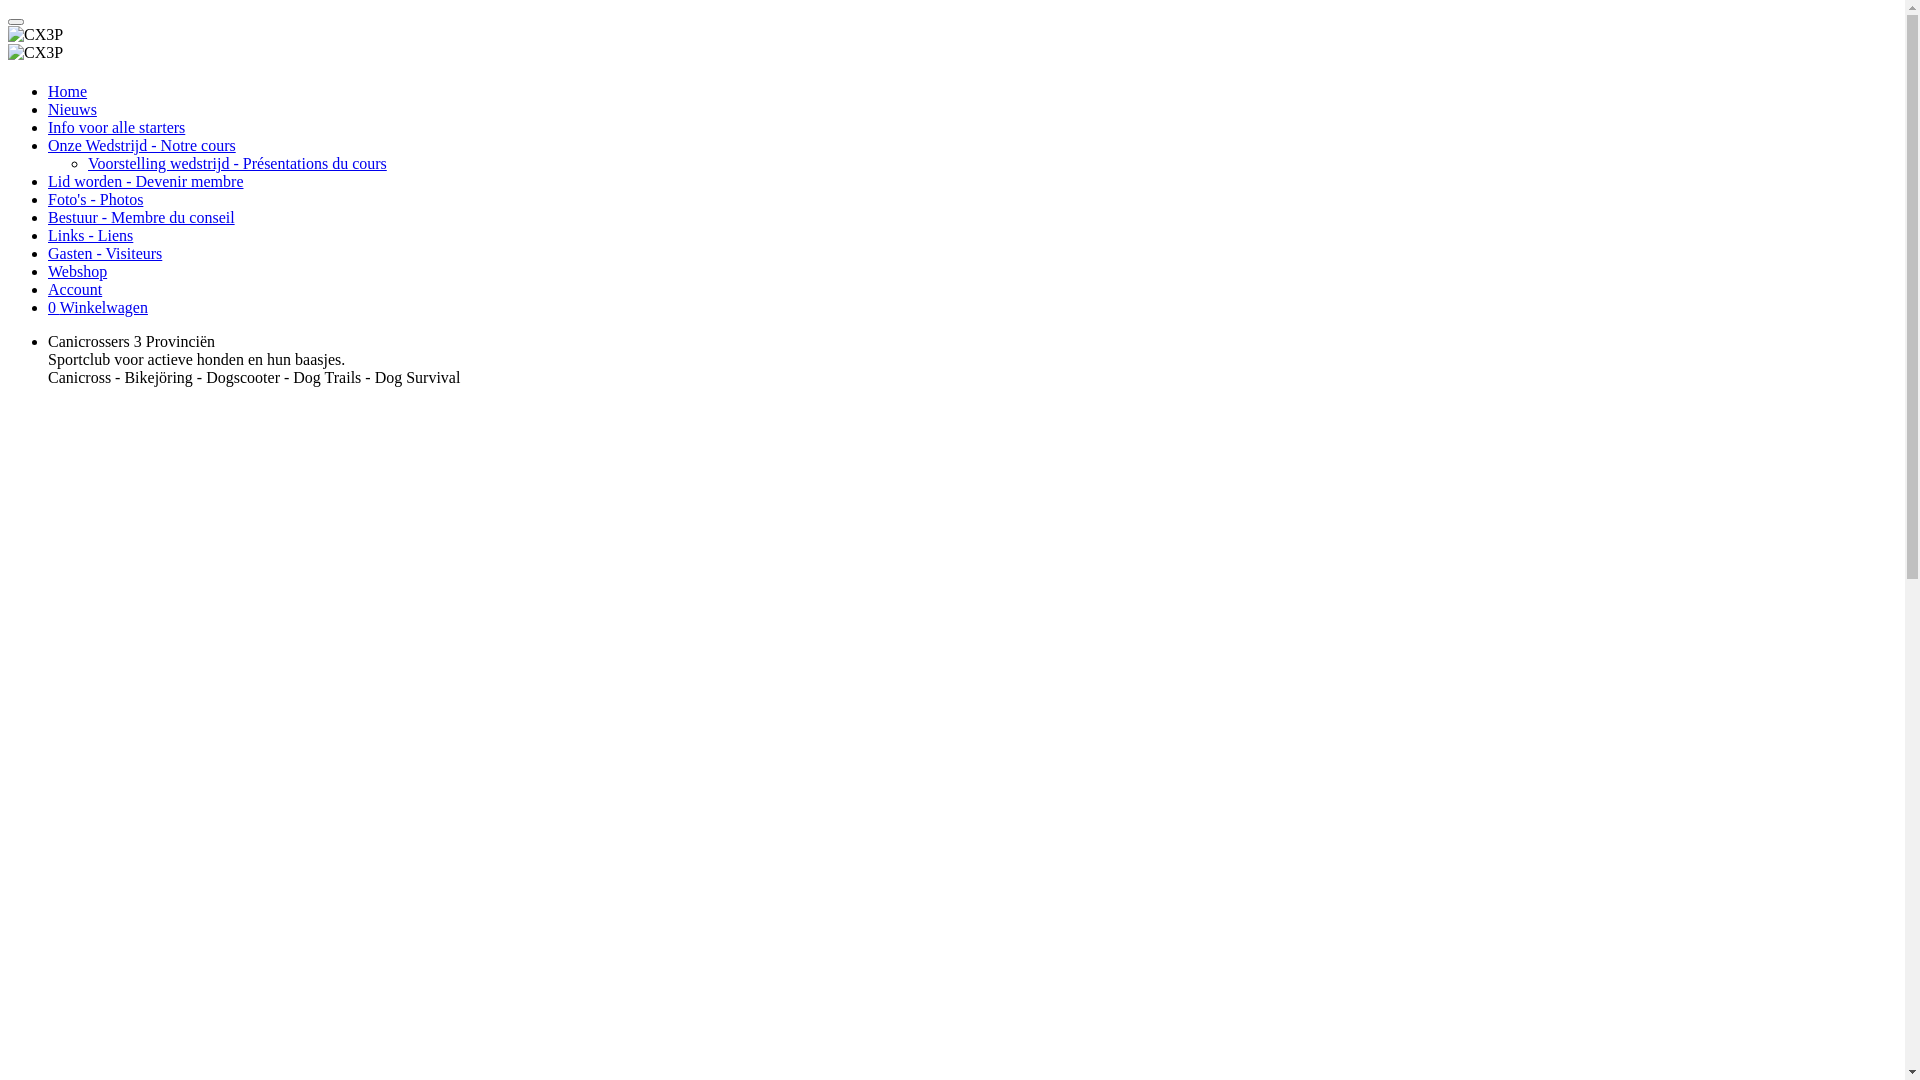  I want to click on 'Info voor alle starters', so click(115, 127).